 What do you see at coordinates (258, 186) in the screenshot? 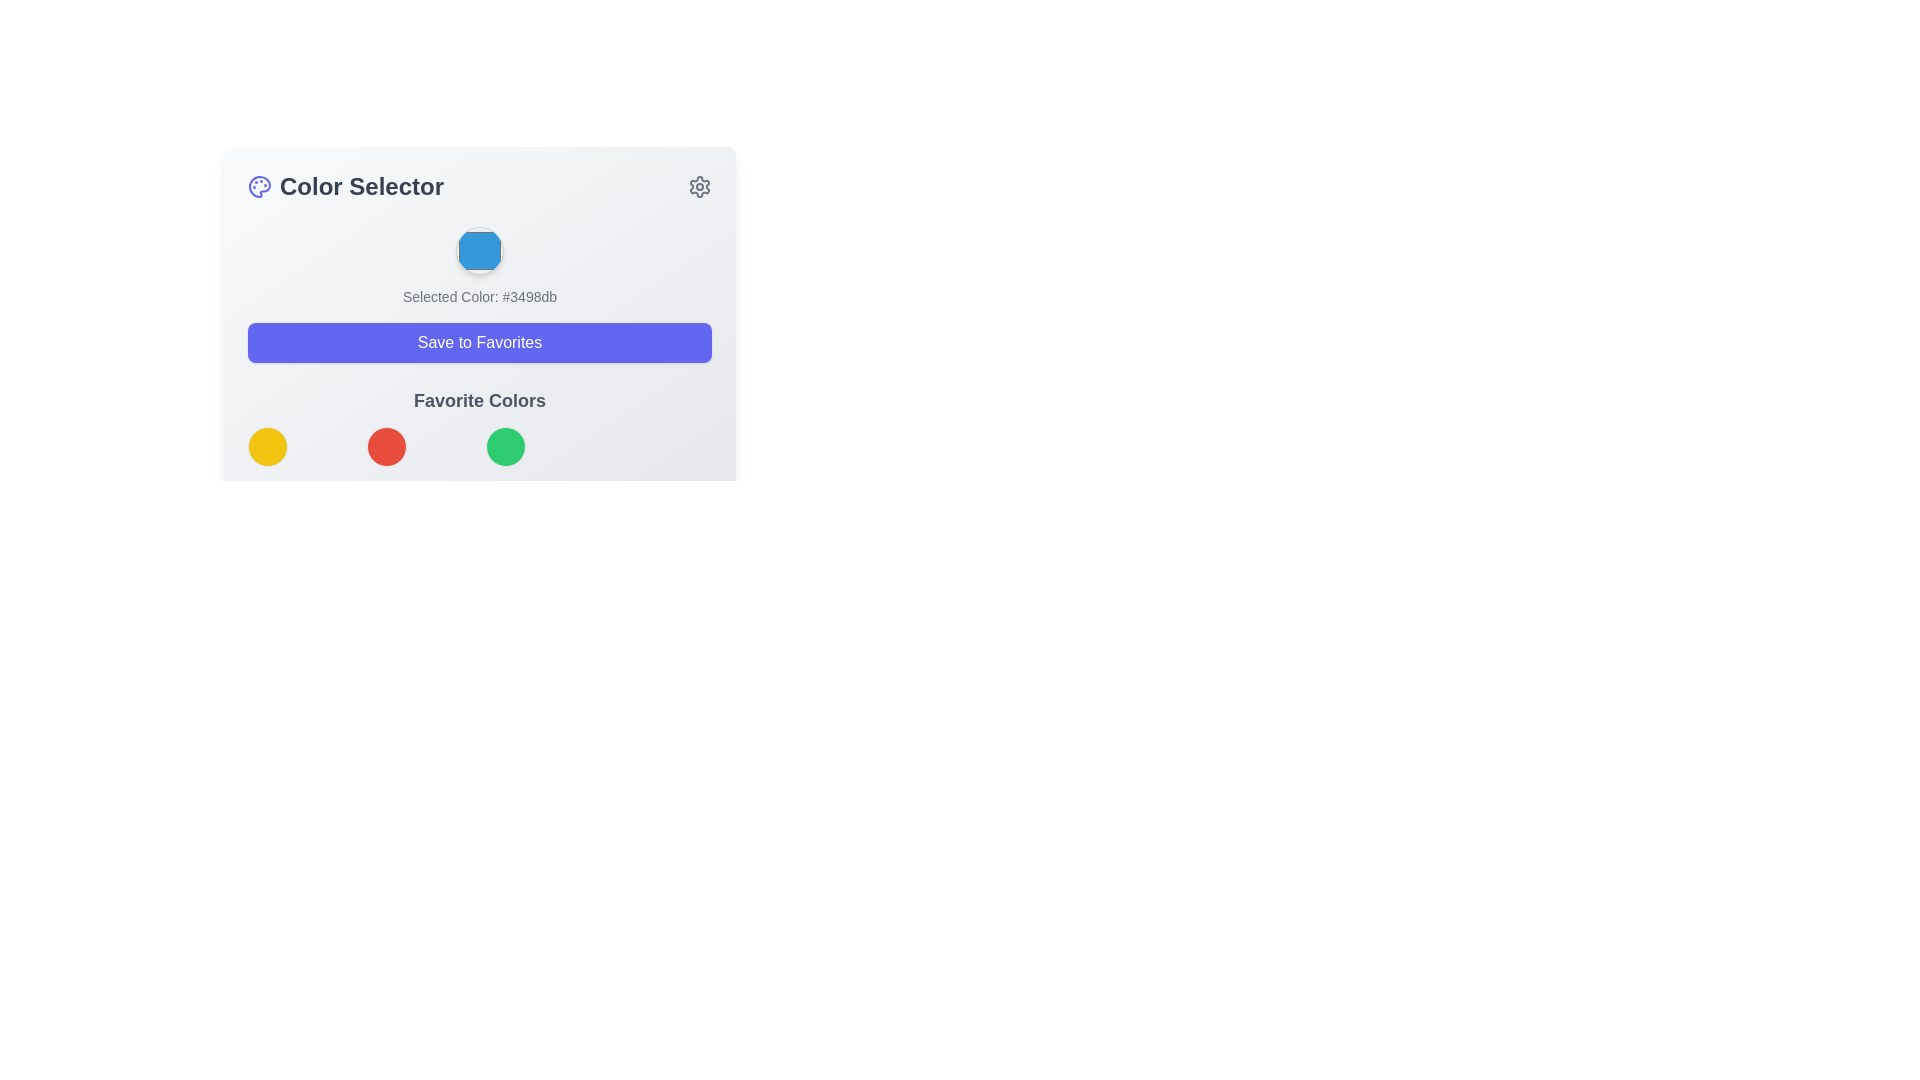
I see `the 'Color Selector' icon located at the leftmost side of the header area, adjacent to the text 'Color Selector'` at bounding box center [258, 186].